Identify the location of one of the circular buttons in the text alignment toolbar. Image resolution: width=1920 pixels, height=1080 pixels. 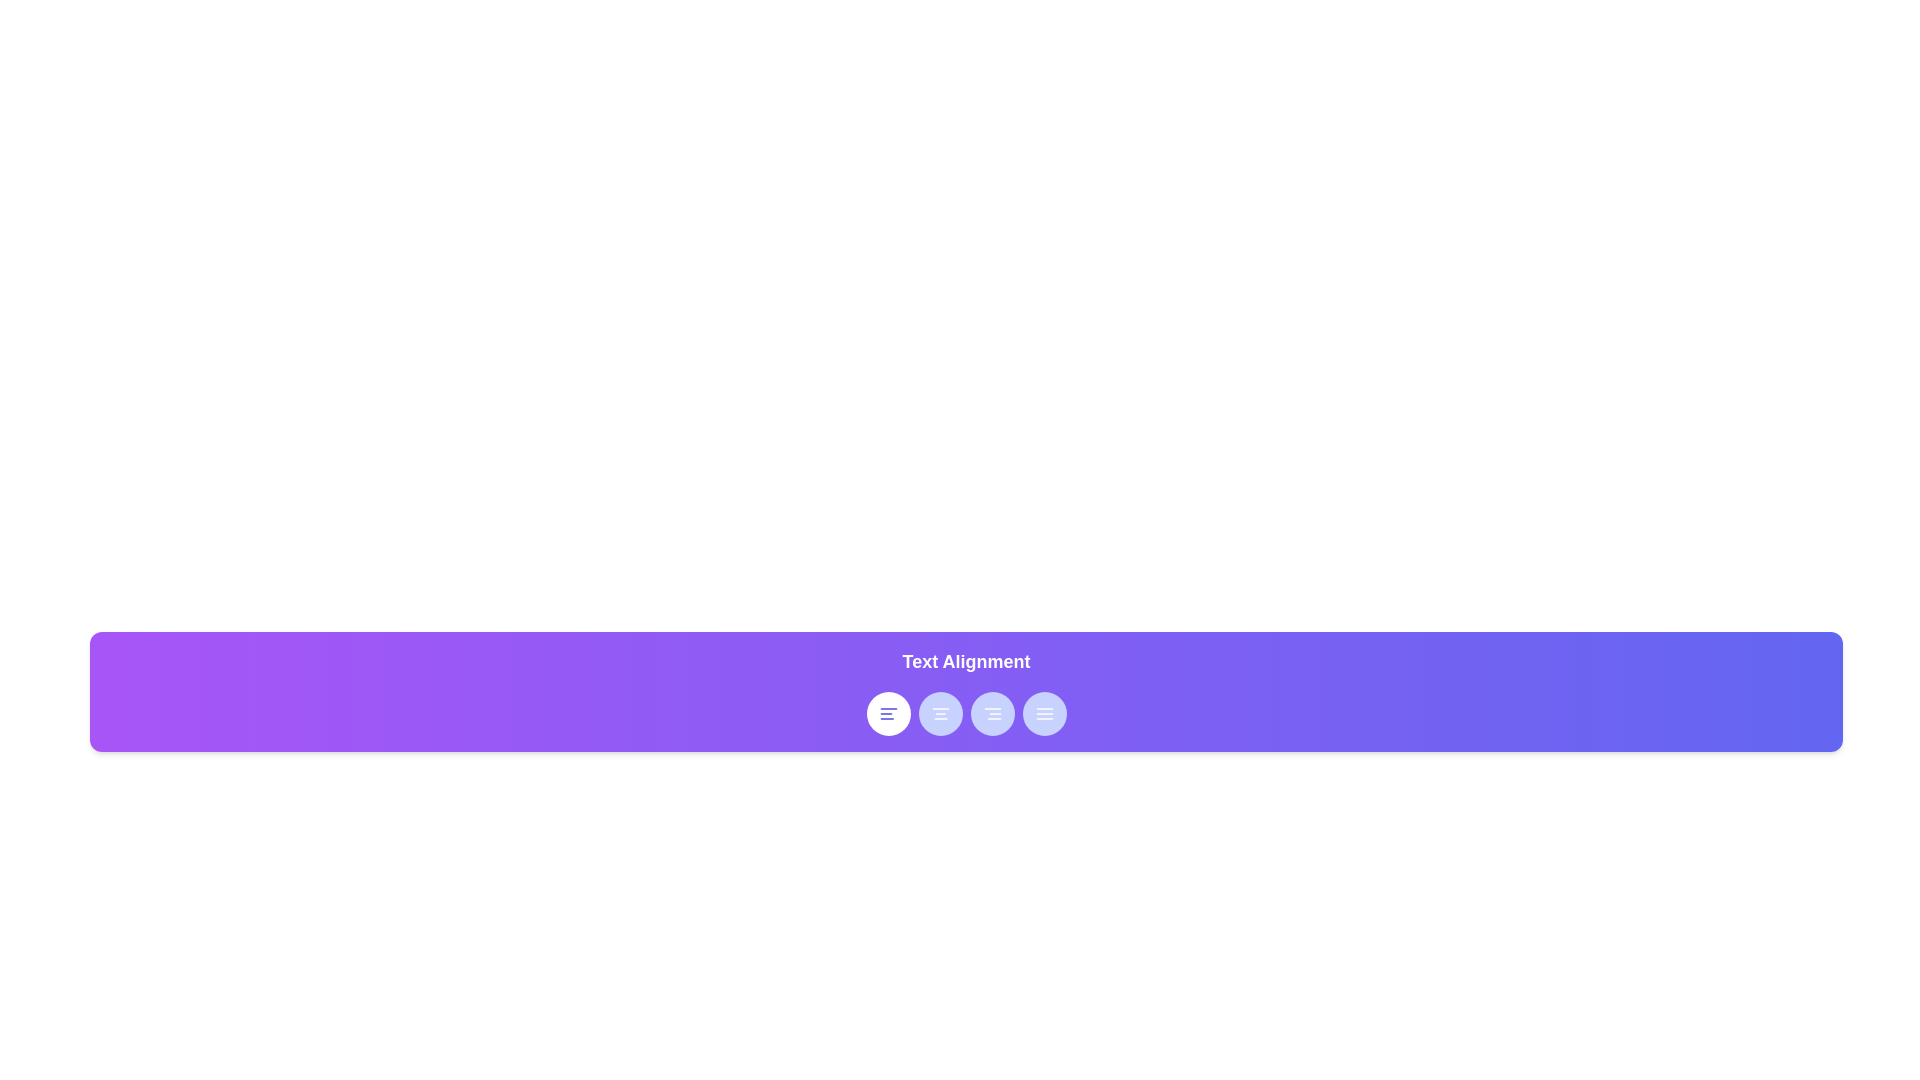
(966, 712).